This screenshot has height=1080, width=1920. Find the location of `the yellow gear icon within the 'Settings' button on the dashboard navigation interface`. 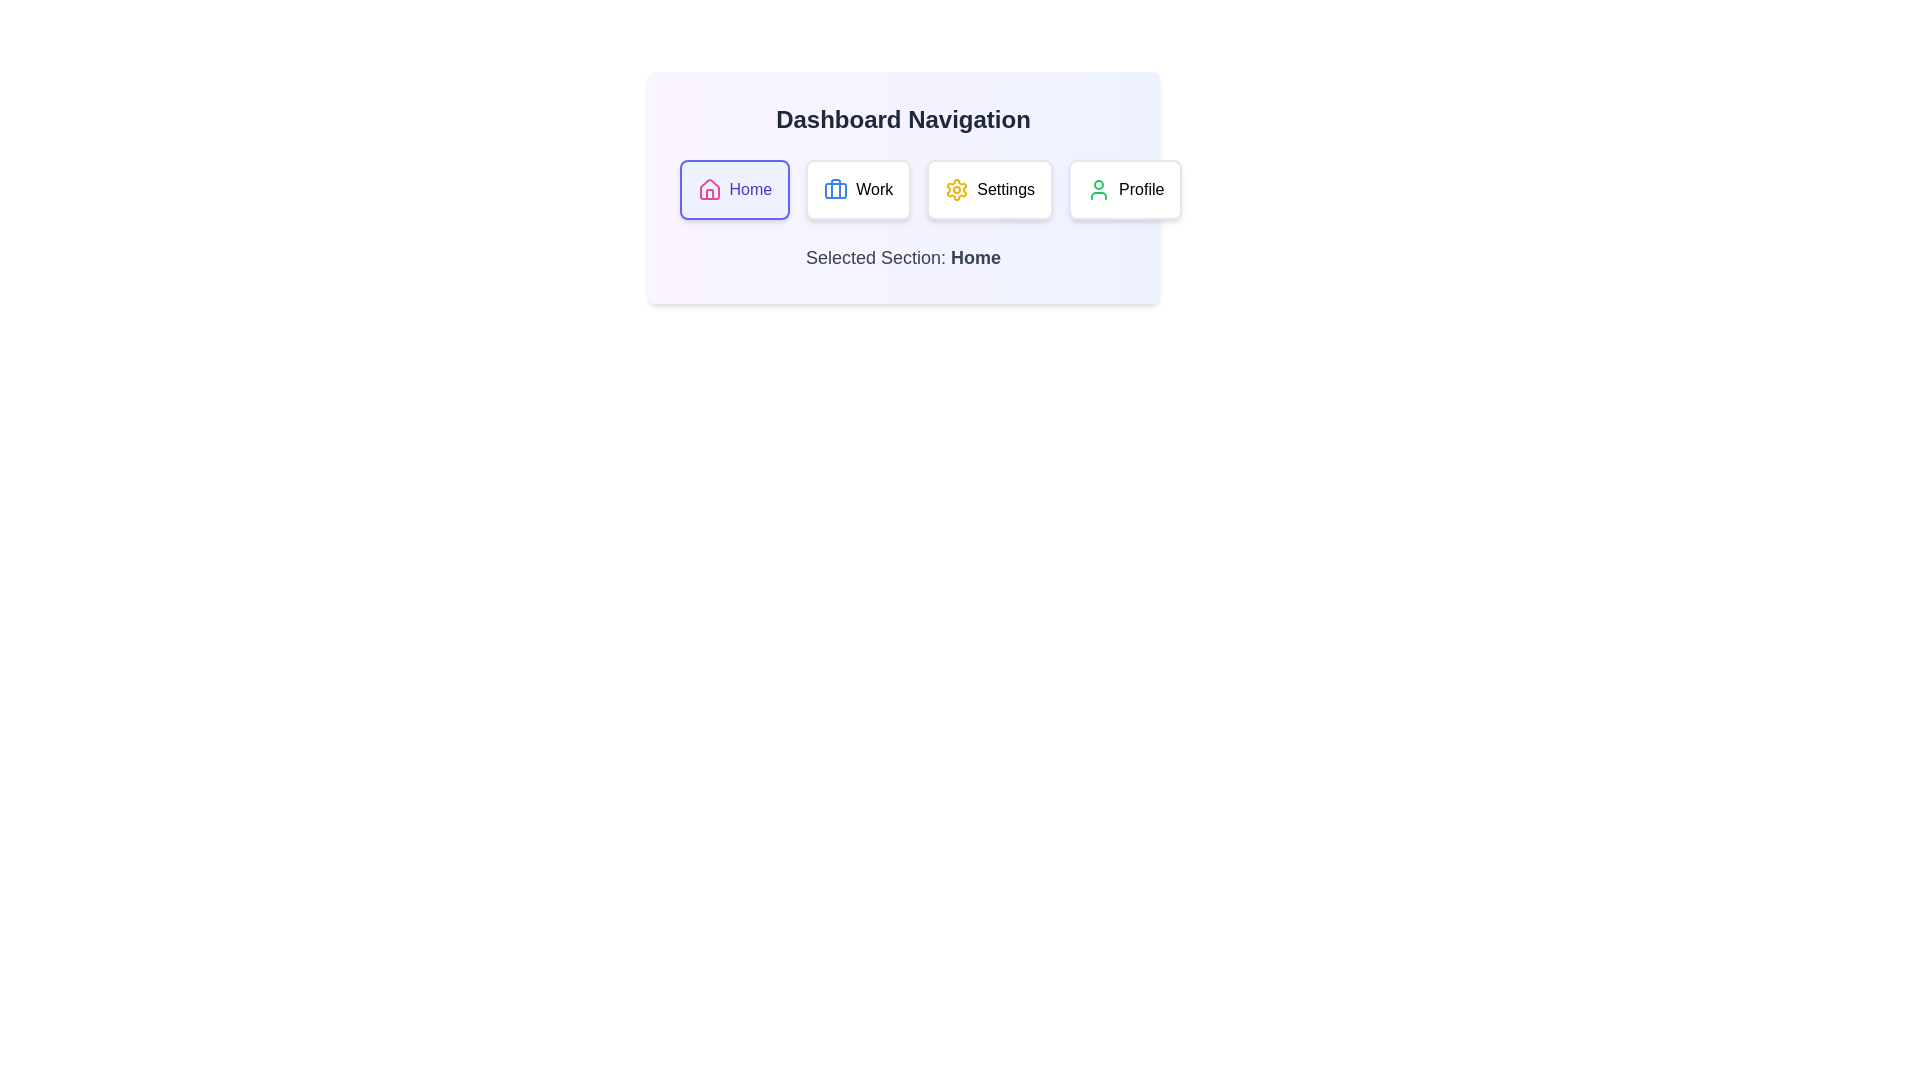

the yellow gear icon within the 'Settings' button on the dashboard navigation interface is located at coordinates (955, 189).